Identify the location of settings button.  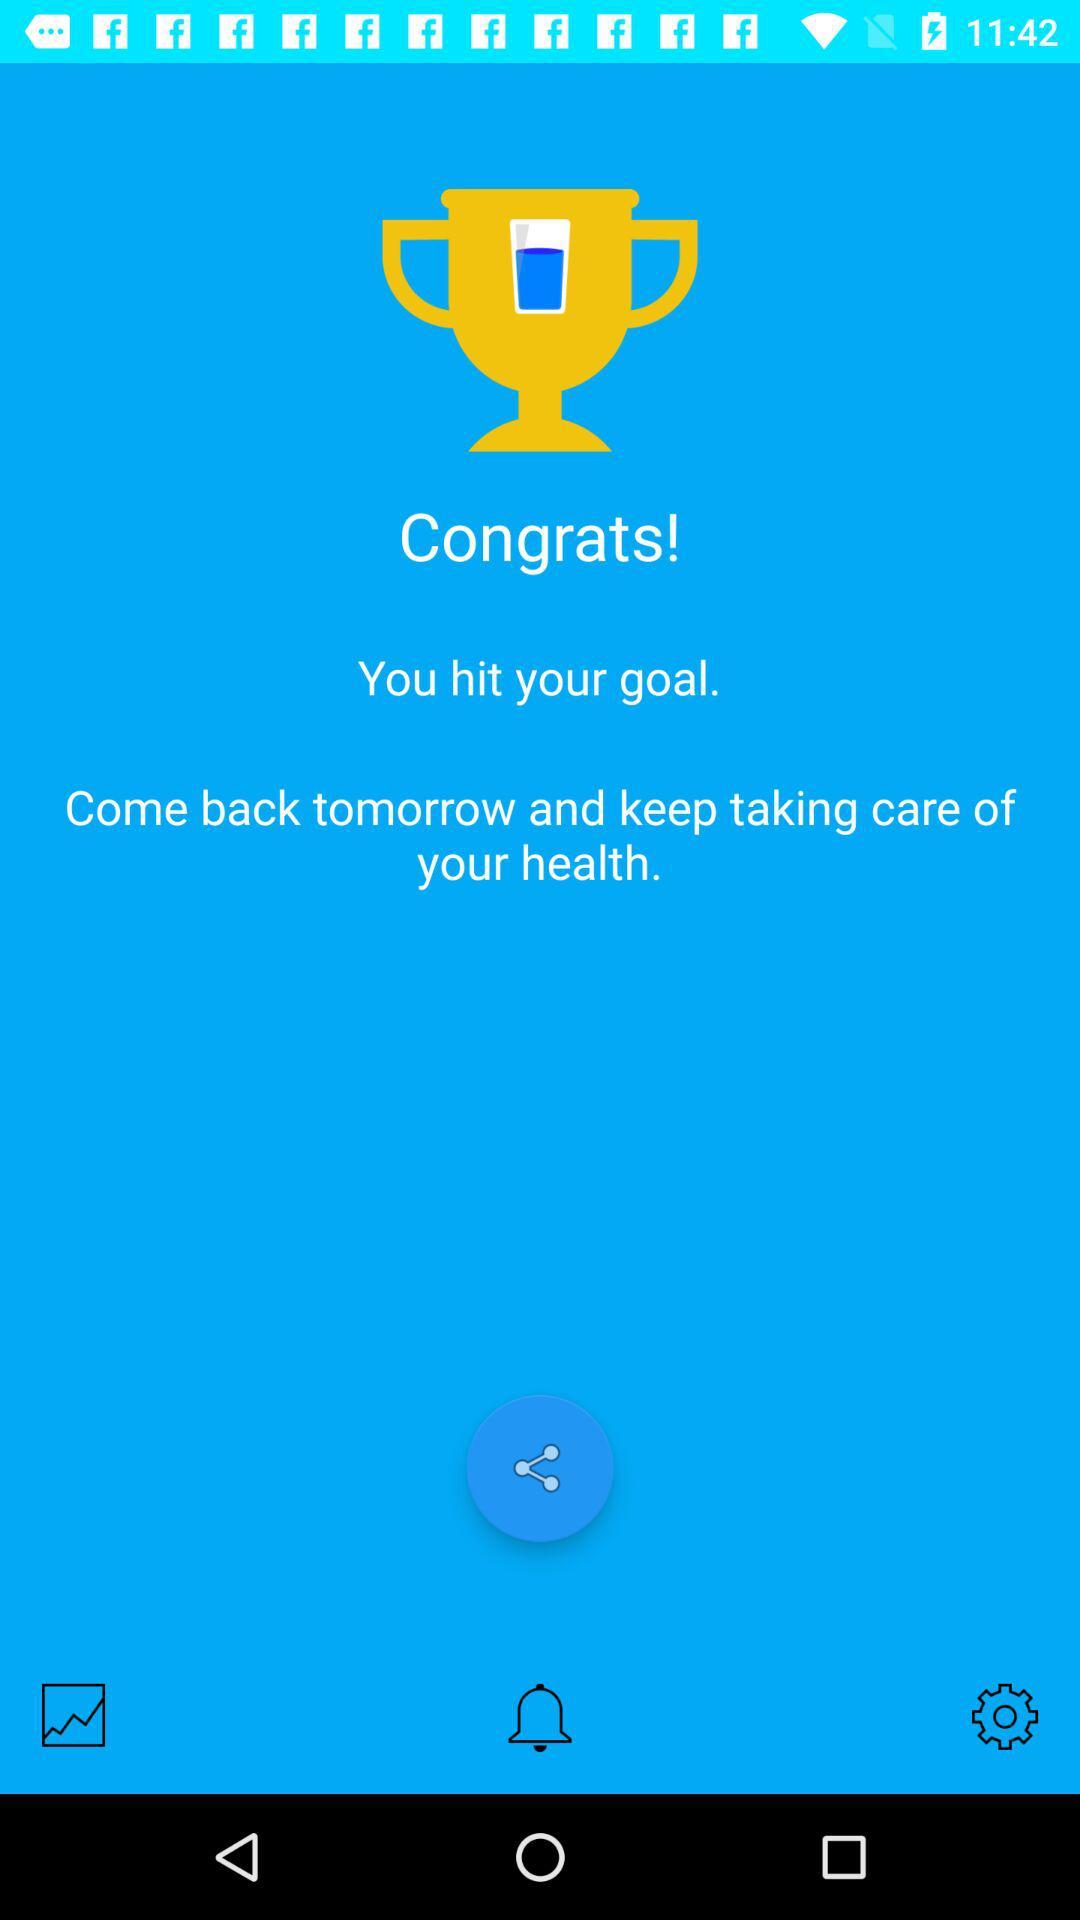
(1005, 1715).